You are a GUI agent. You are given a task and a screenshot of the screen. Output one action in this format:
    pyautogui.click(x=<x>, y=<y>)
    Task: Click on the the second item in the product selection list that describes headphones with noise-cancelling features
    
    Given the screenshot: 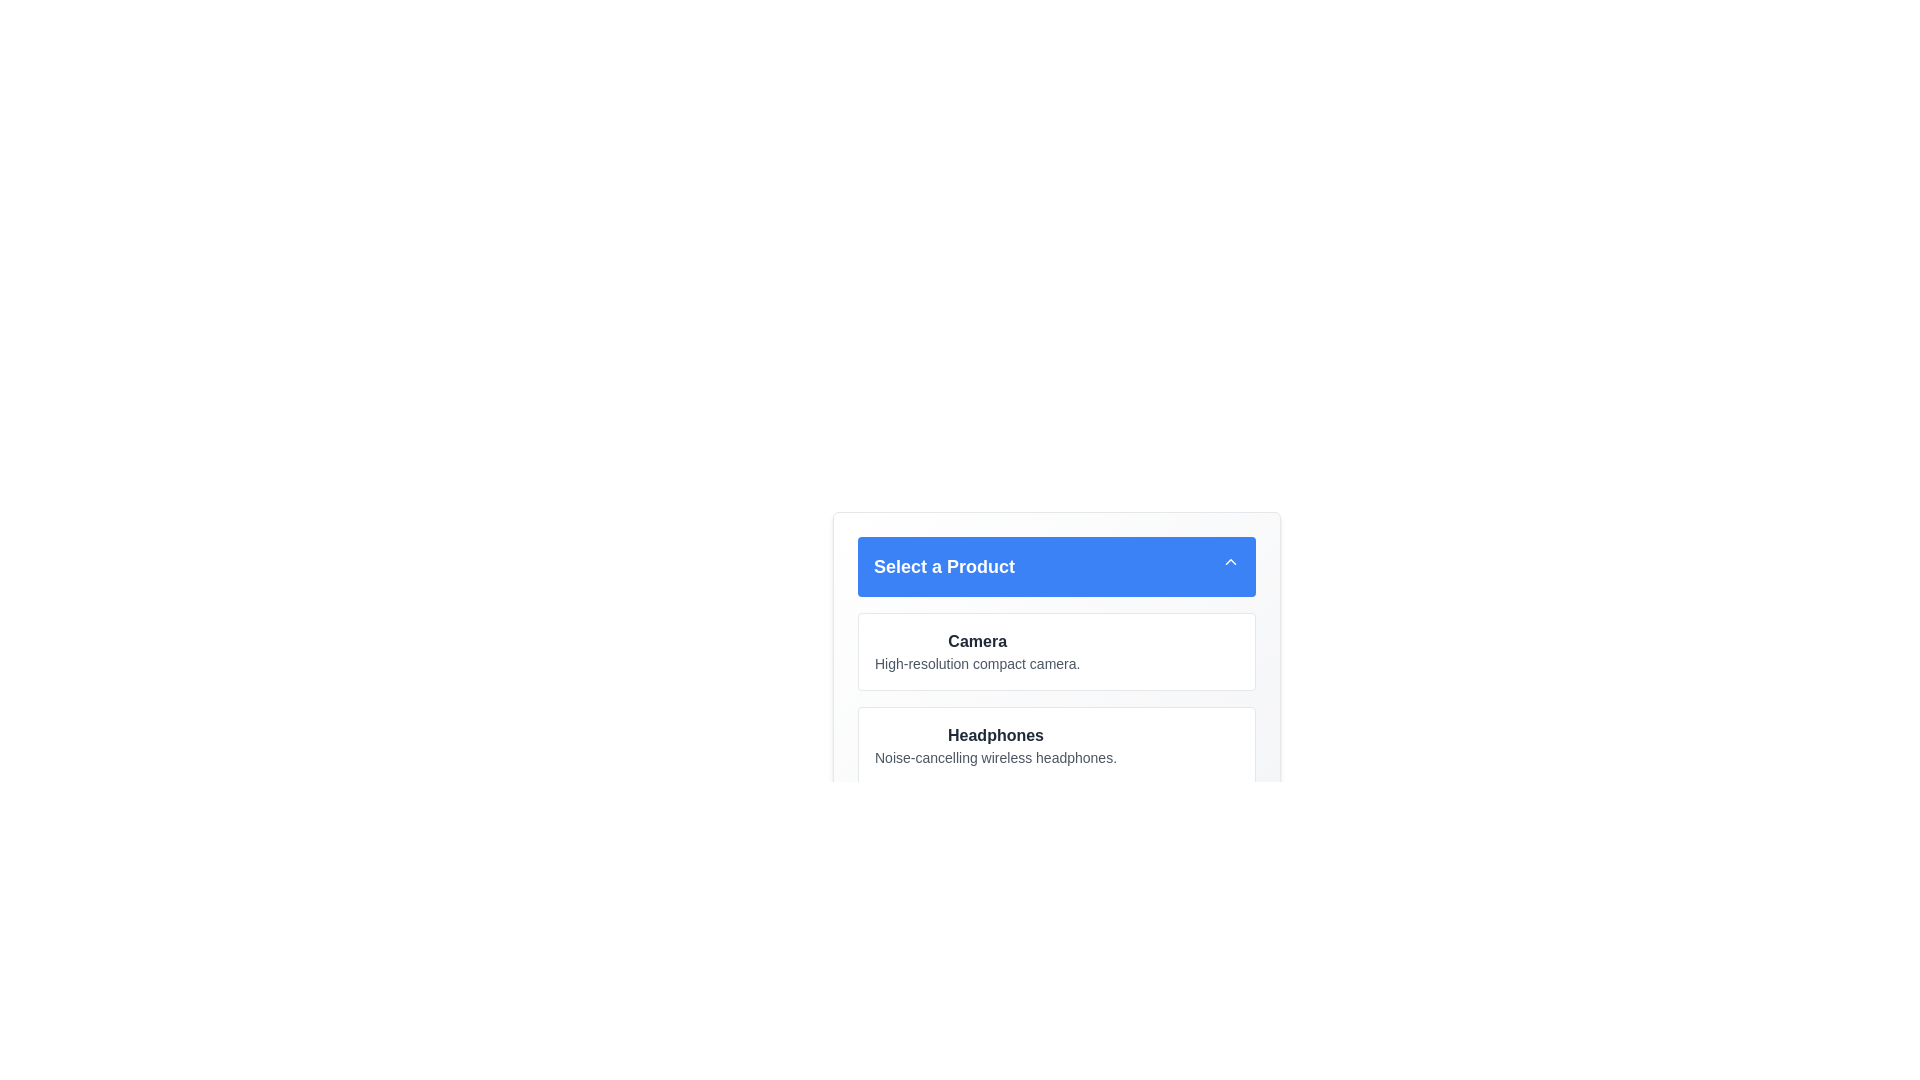 What is the action you would take?
    pyautogui.click(x=1055, y=745)
    